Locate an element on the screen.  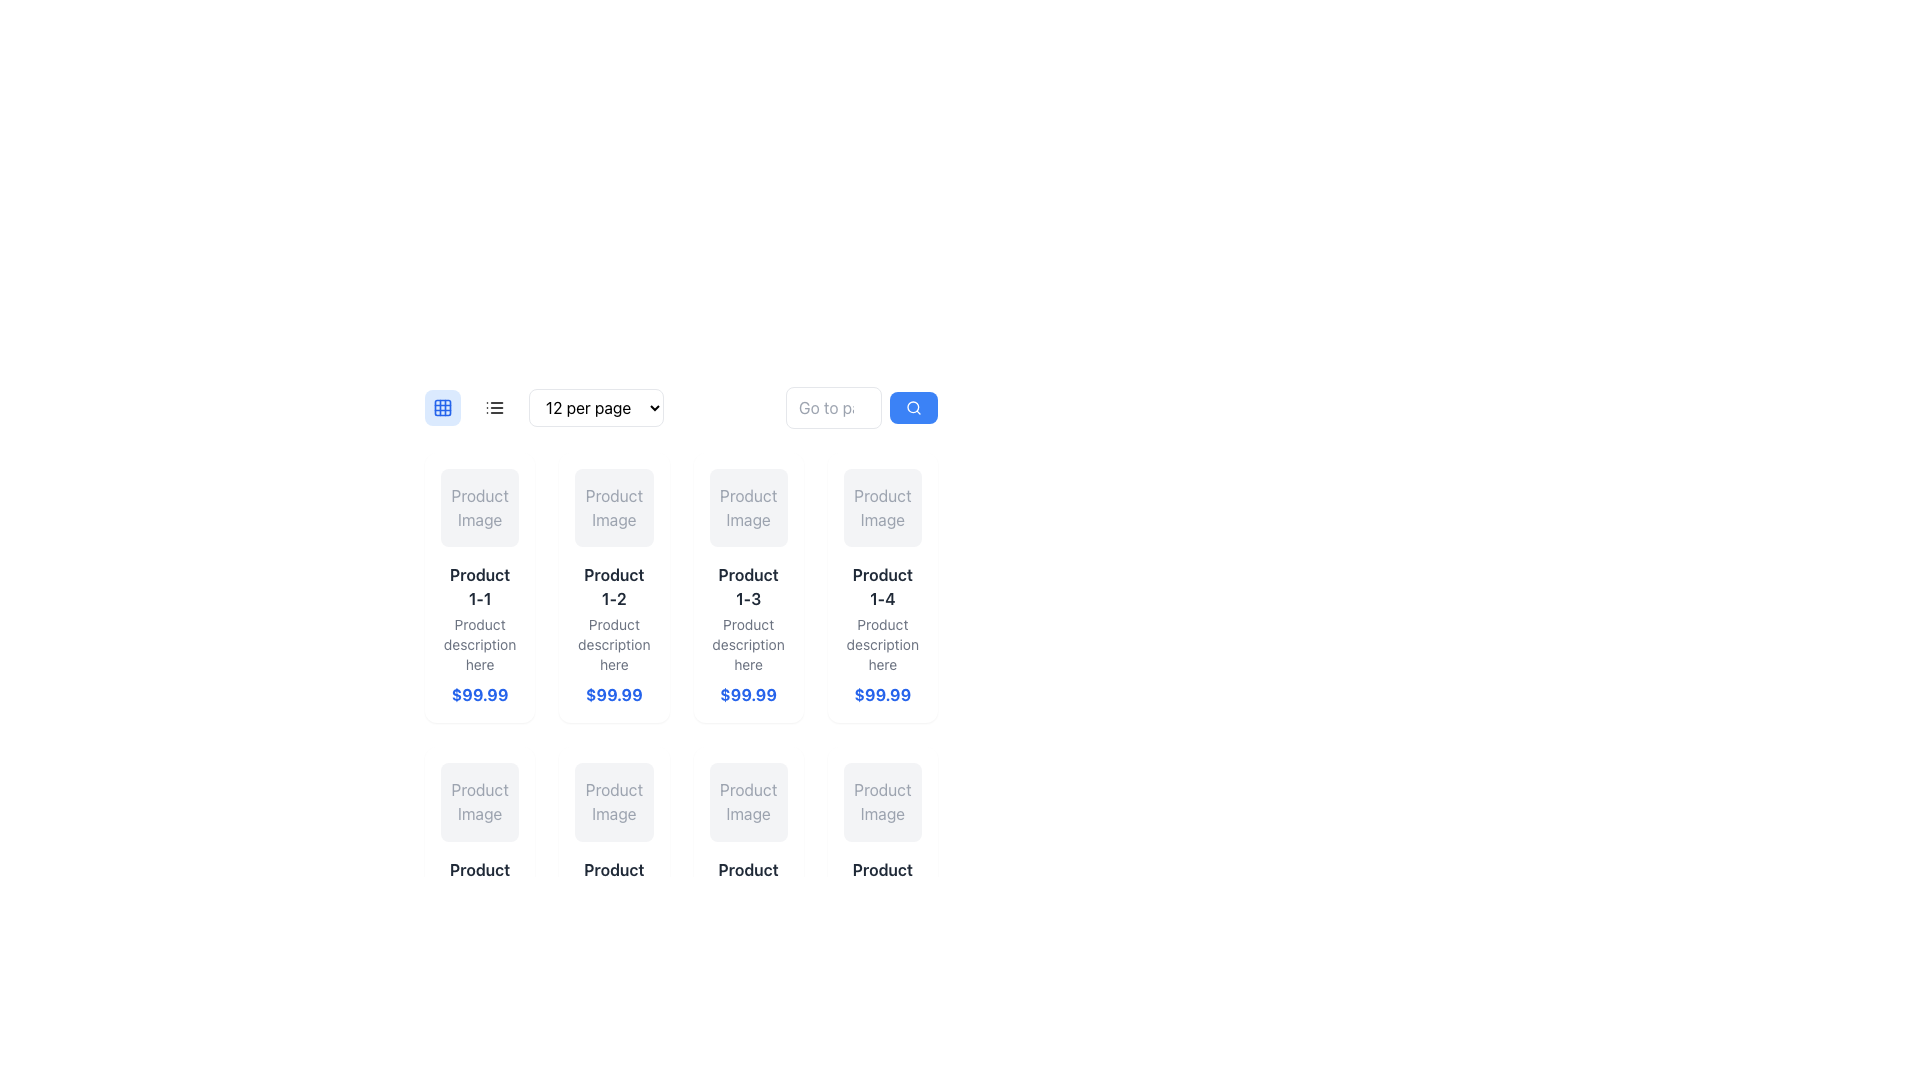
the placeholder for the product image located at the top of the product card in the fourth column of the first row, above the product title 'Product 1-4' is located at coordinates (881, 507).